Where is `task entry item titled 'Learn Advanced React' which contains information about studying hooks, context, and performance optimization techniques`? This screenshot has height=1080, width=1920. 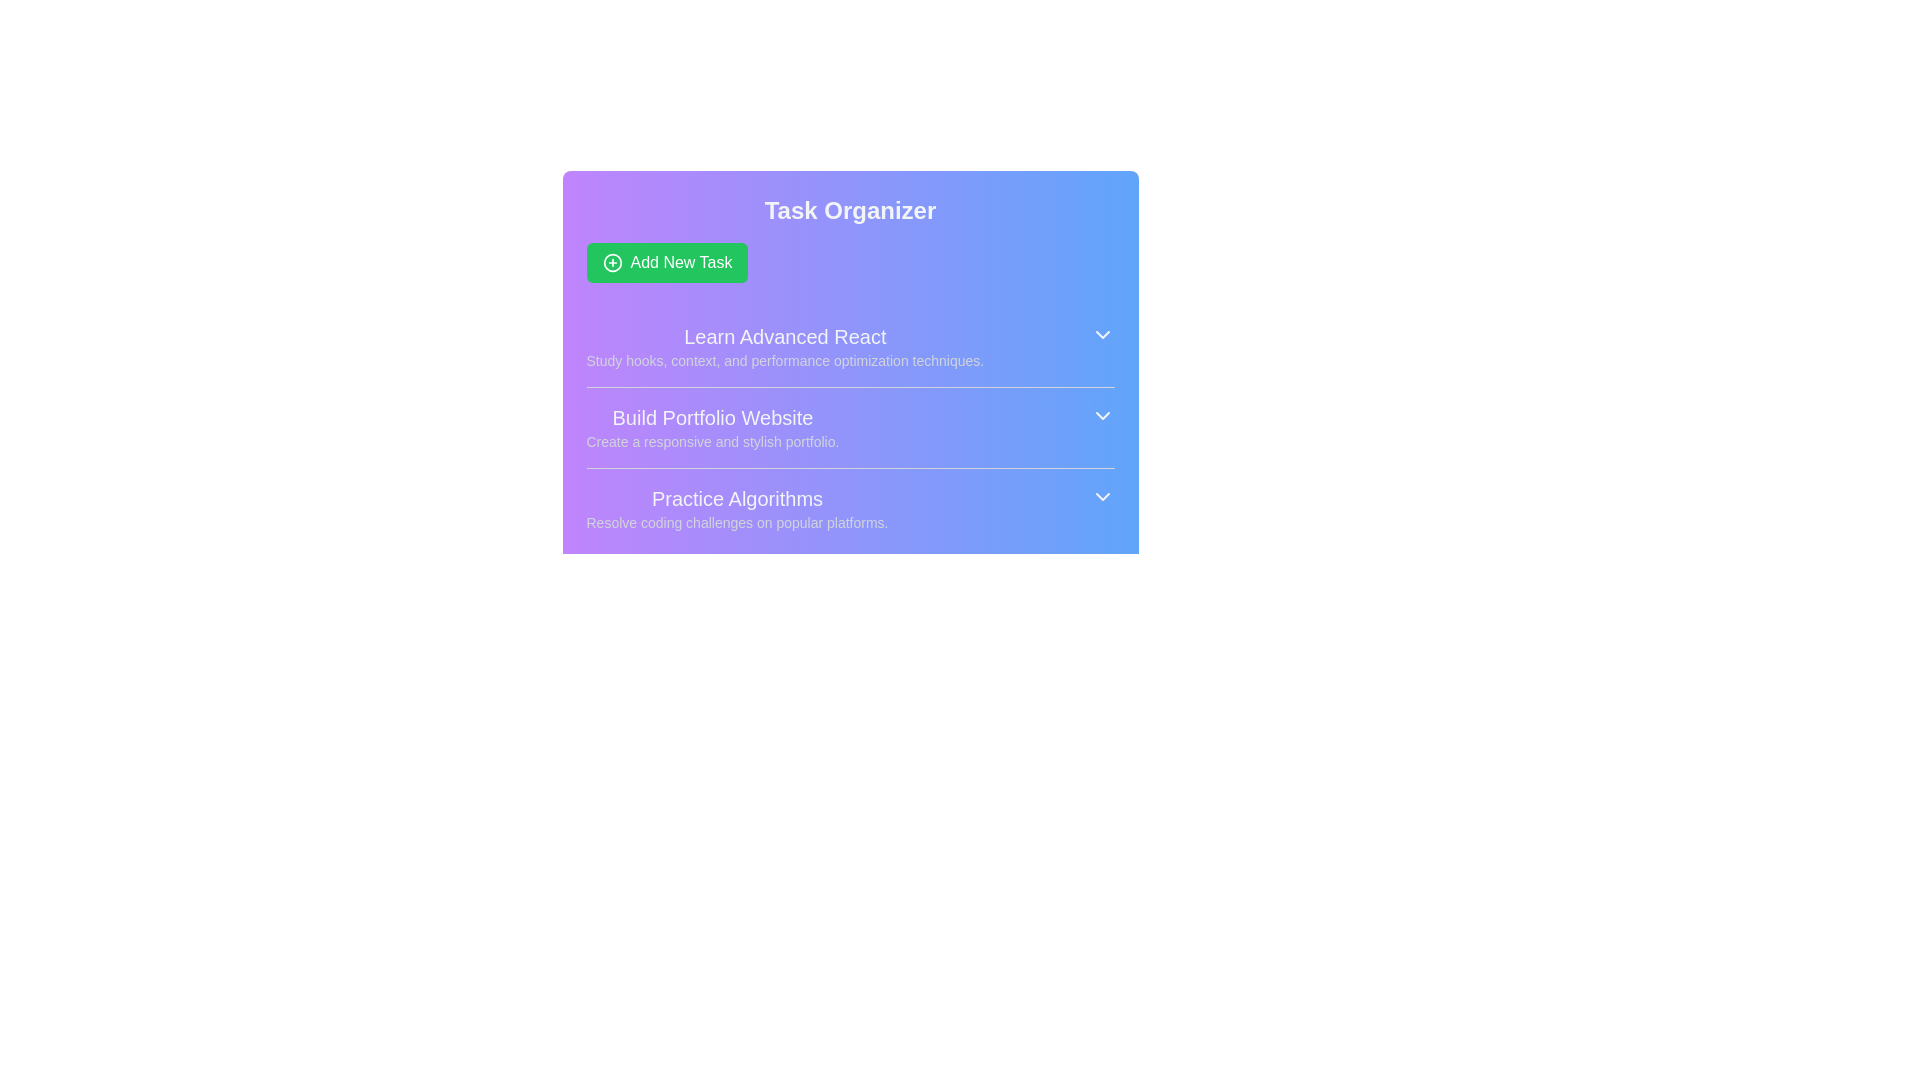 task entry item titled 'Learn Advanced React' which contains information about studying hooks, context, and performance optimization techniques is located at coordinates (850, 346).